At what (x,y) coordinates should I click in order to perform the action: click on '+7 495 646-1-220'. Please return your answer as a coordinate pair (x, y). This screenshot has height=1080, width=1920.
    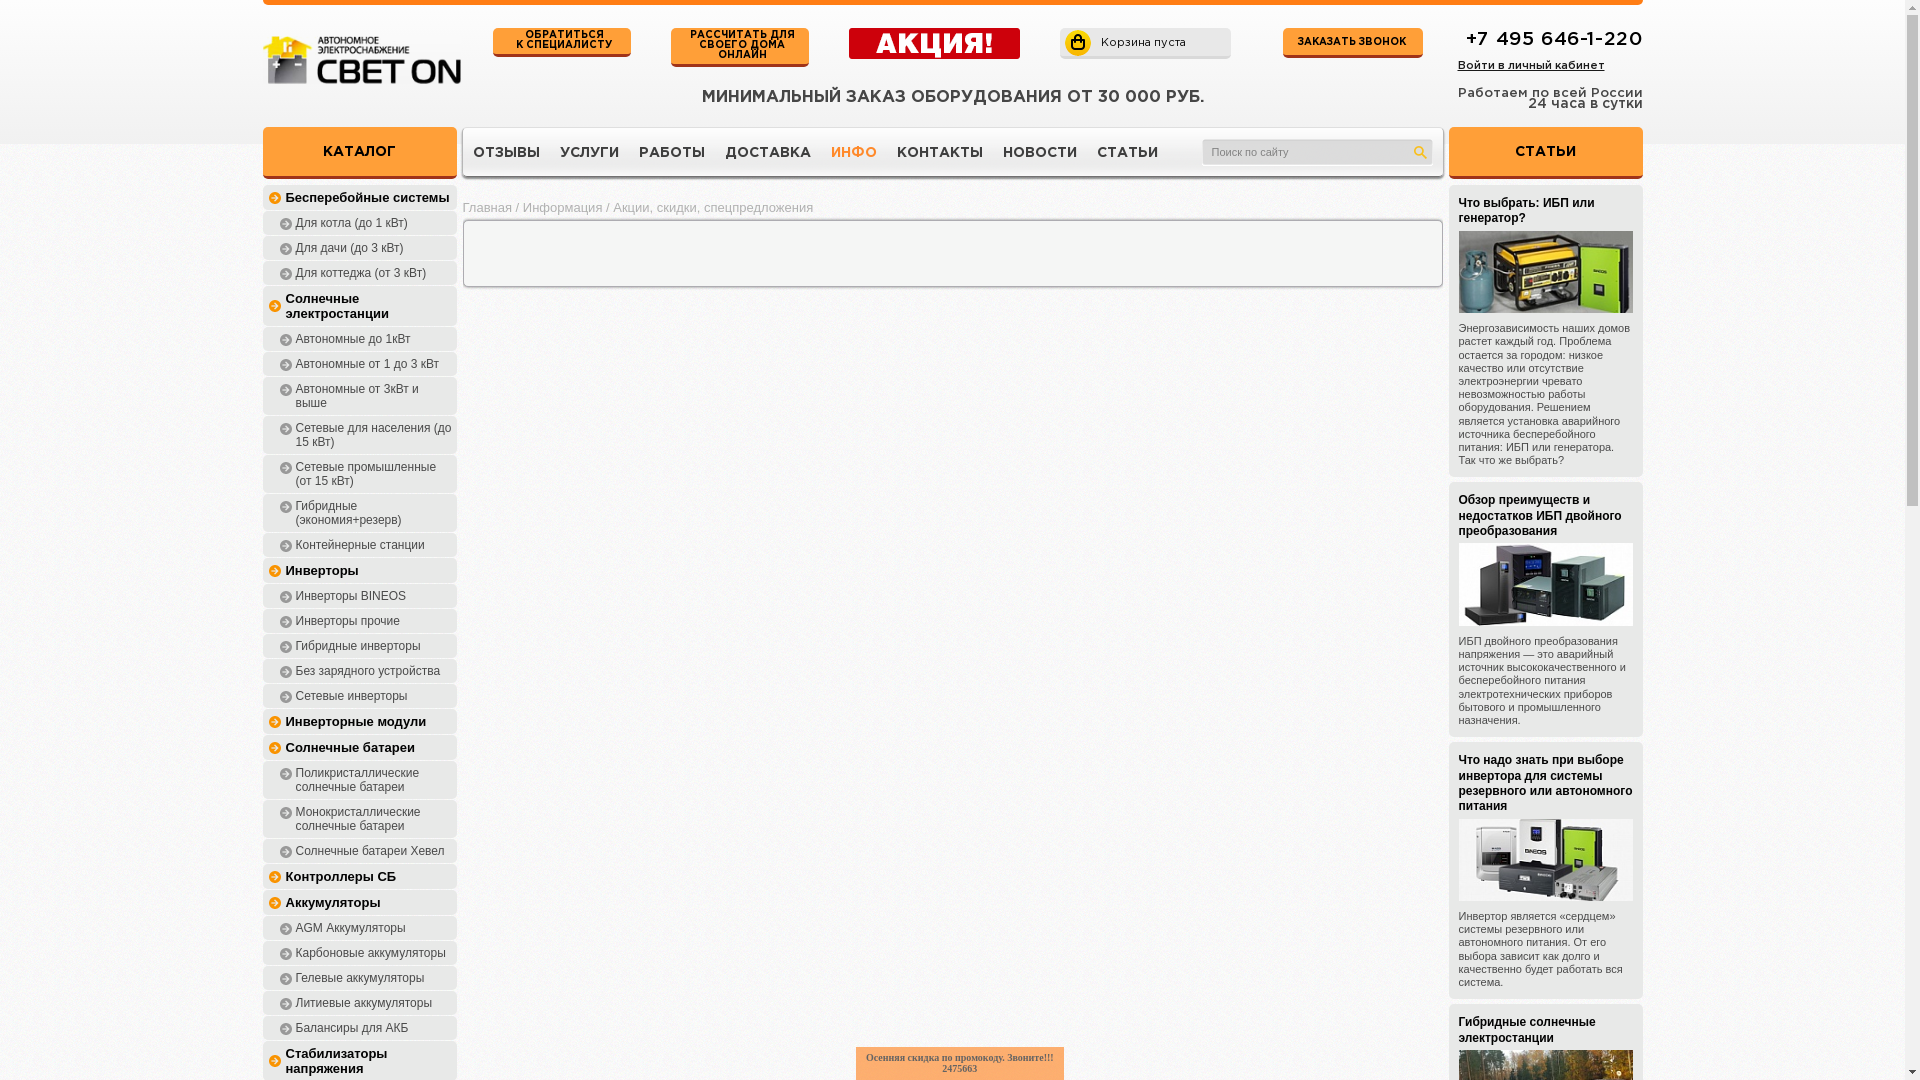
    Looking at the image, I should click on (1553, 39).